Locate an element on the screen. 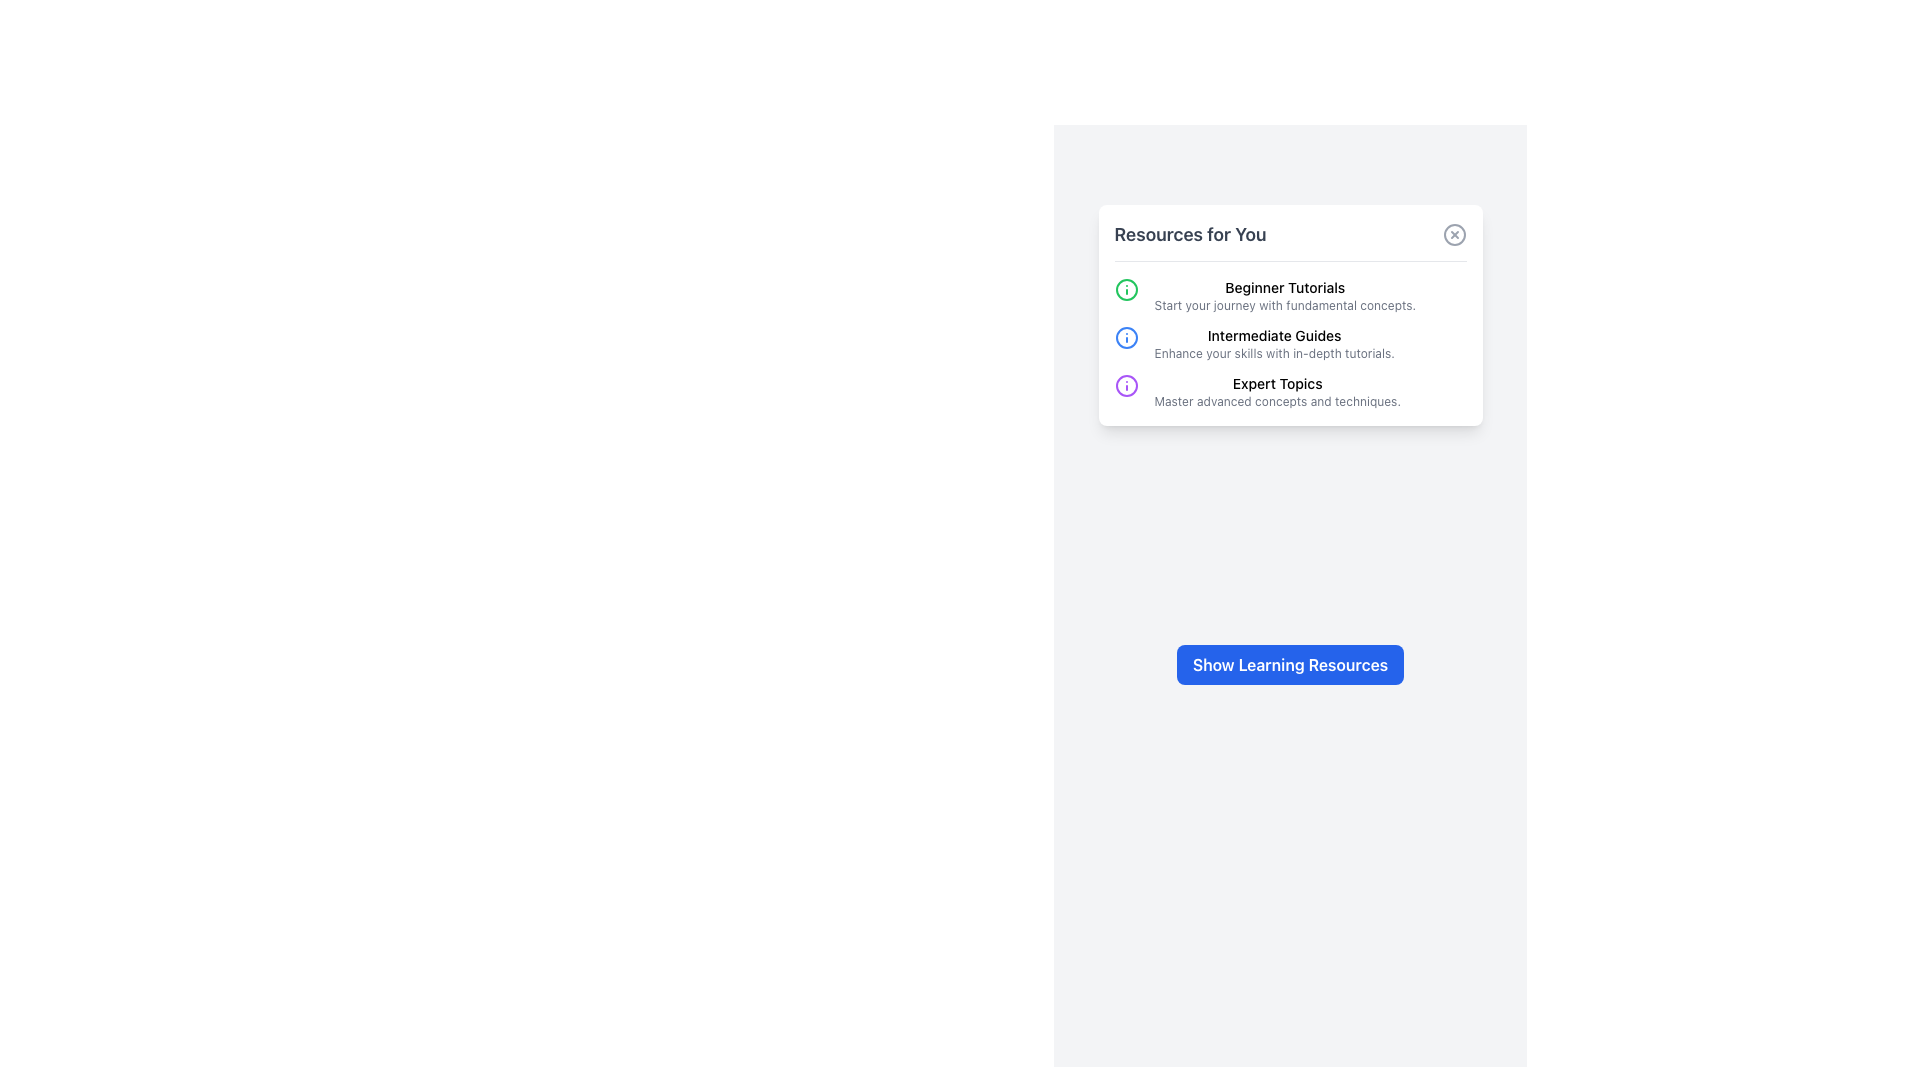  the descriptive text labeled 'Start your journey with fundamental concepts' located below the bold title 'Beginner Tutorials' in the 'Resources for You' card is located at coordinates (1285, 305).